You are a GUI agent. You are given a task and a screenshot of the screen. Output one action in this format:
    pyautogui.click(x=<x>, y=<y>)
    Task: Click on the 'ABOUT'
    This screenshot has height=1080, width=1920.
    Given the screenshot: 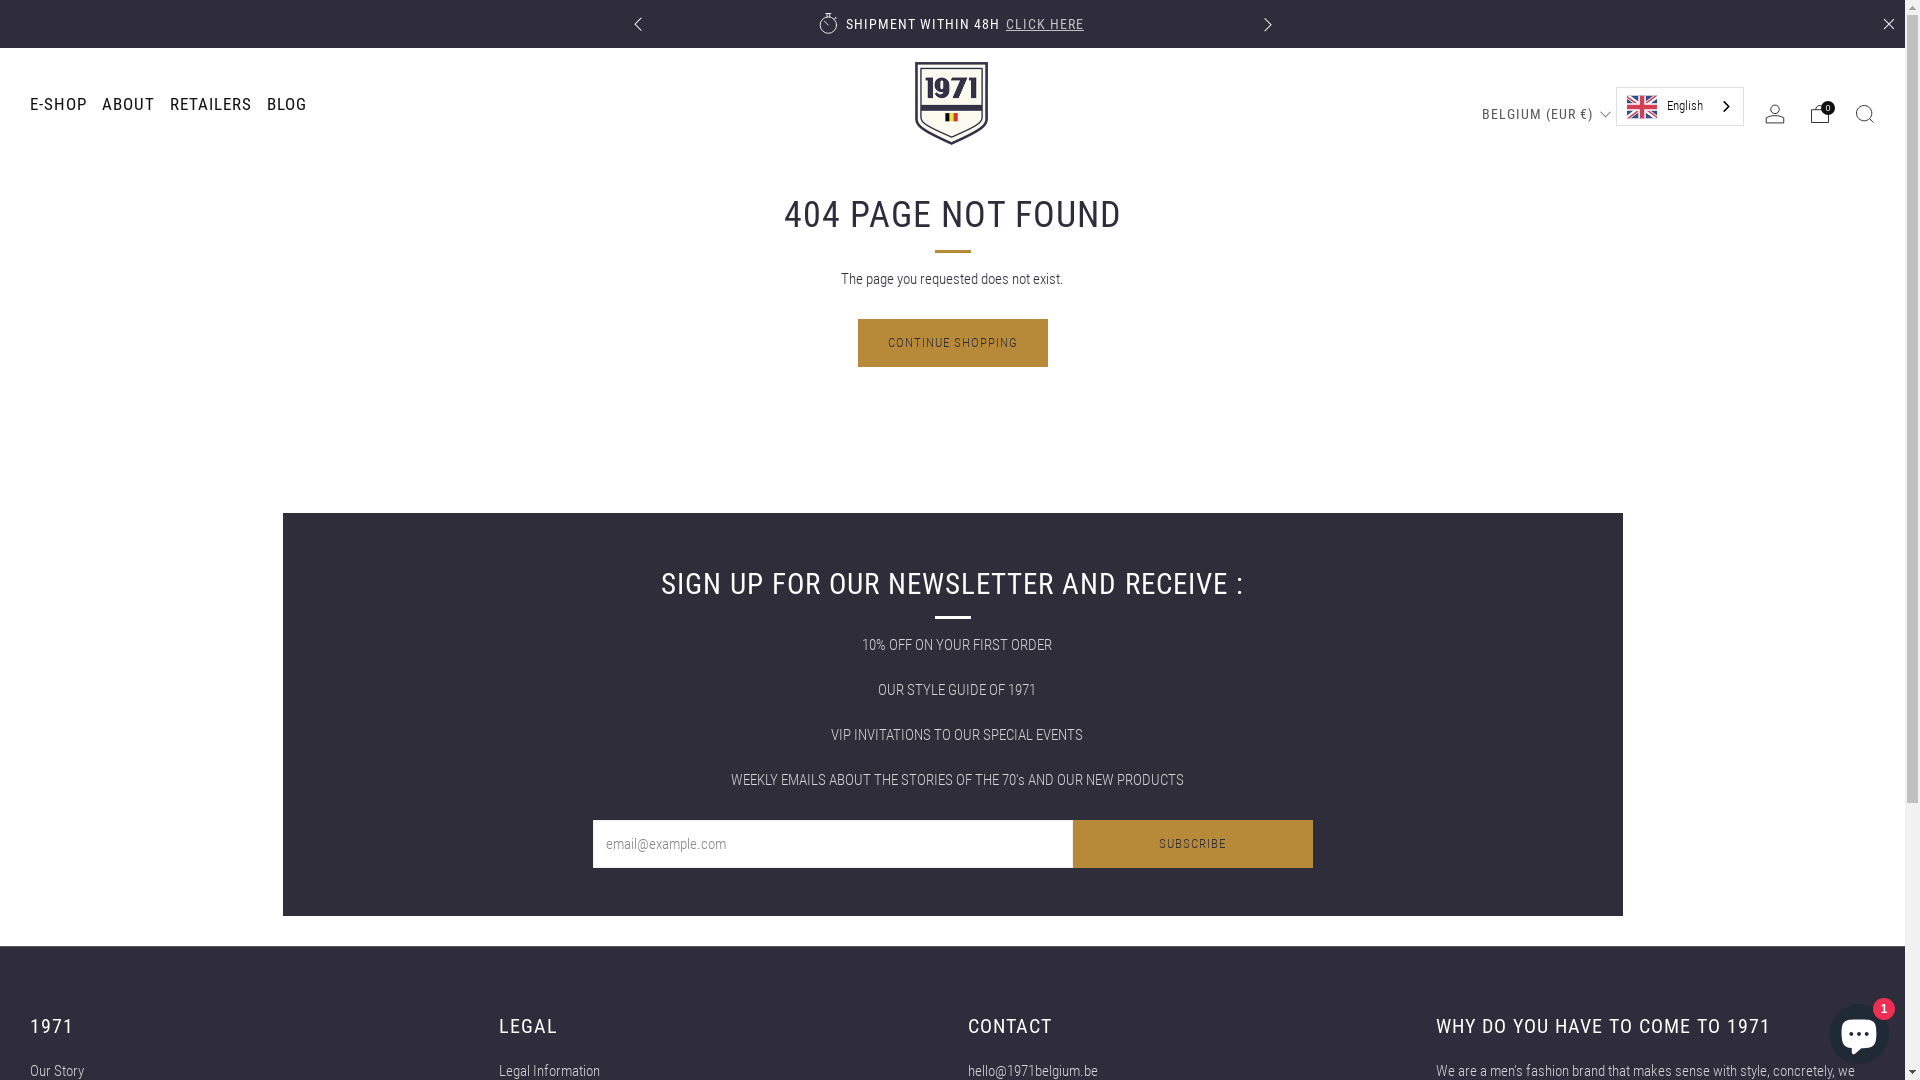 What is the action you would take?
    pyautogui.click(x=100, y=104)
    